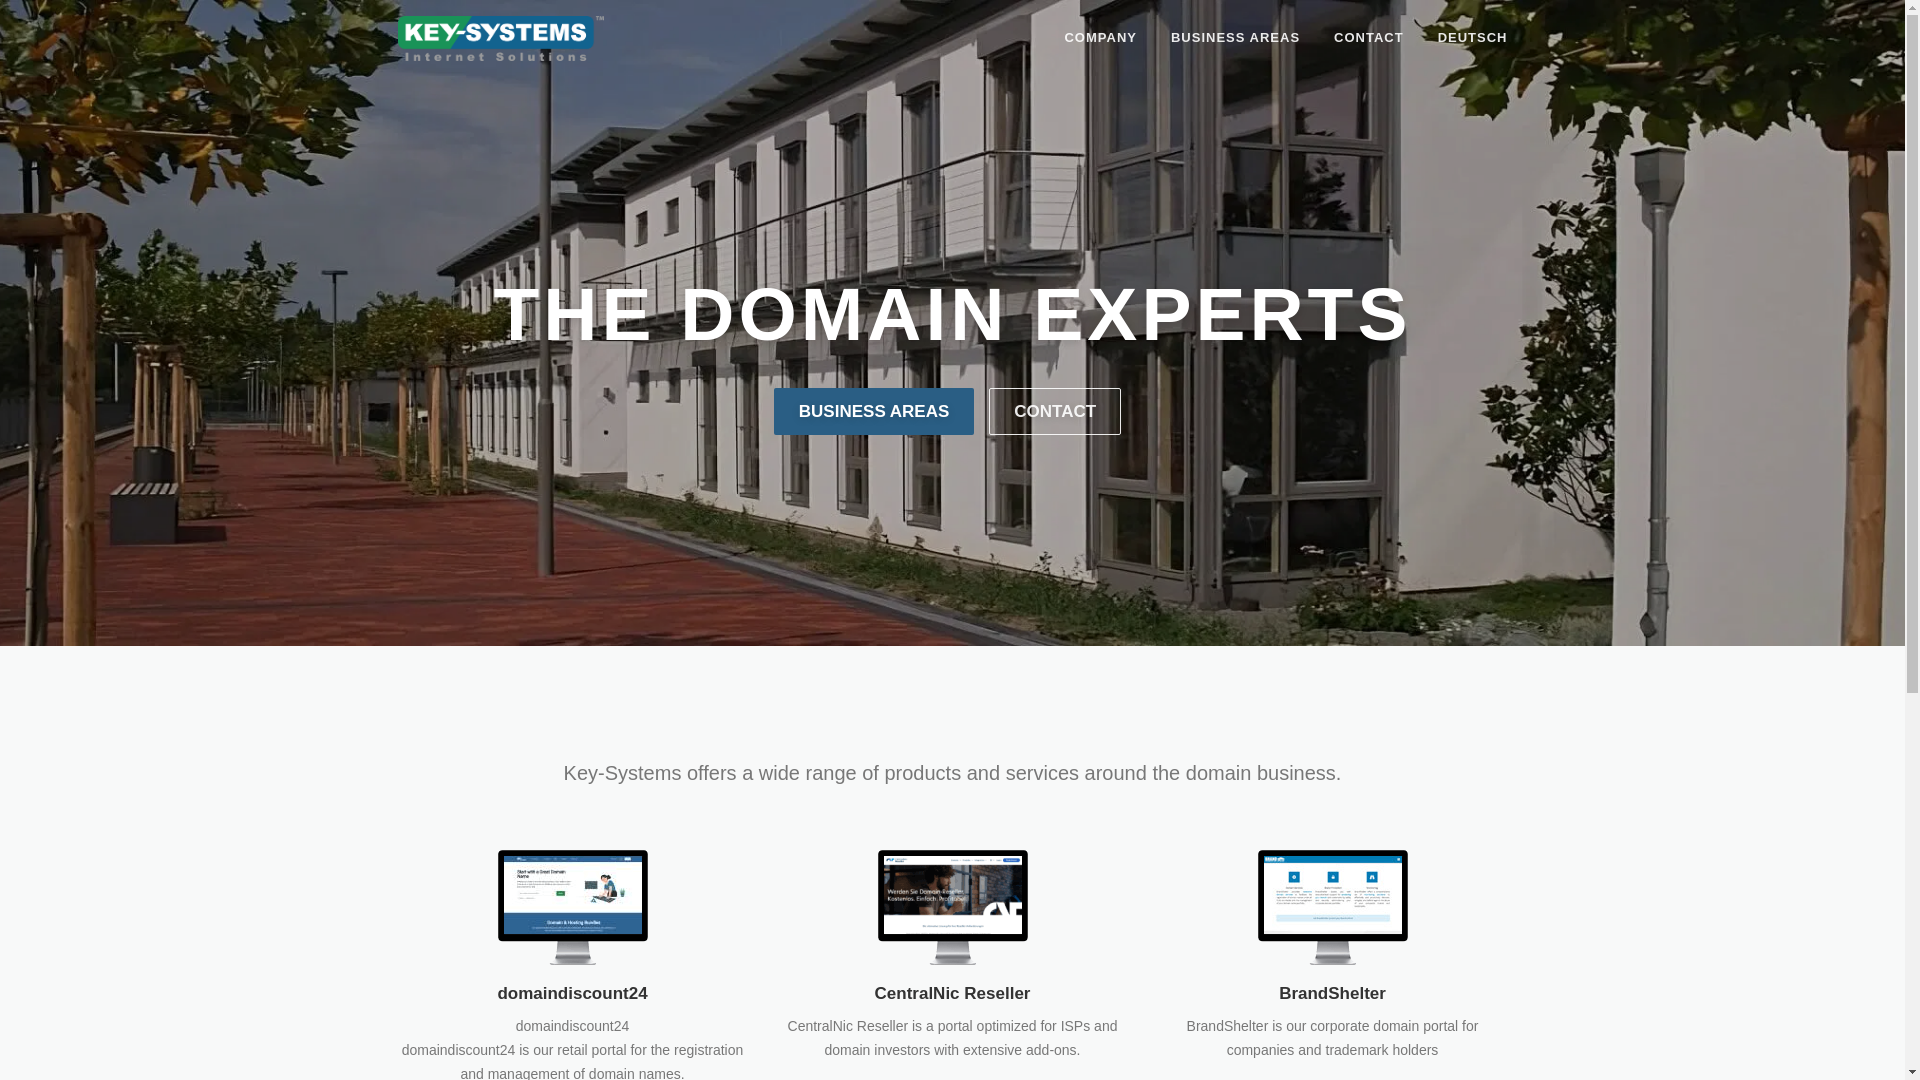 The height and width of the screenshot is (1080, 1920). I want to click on 'BUSINESS AREAS', so click(1234, 37).